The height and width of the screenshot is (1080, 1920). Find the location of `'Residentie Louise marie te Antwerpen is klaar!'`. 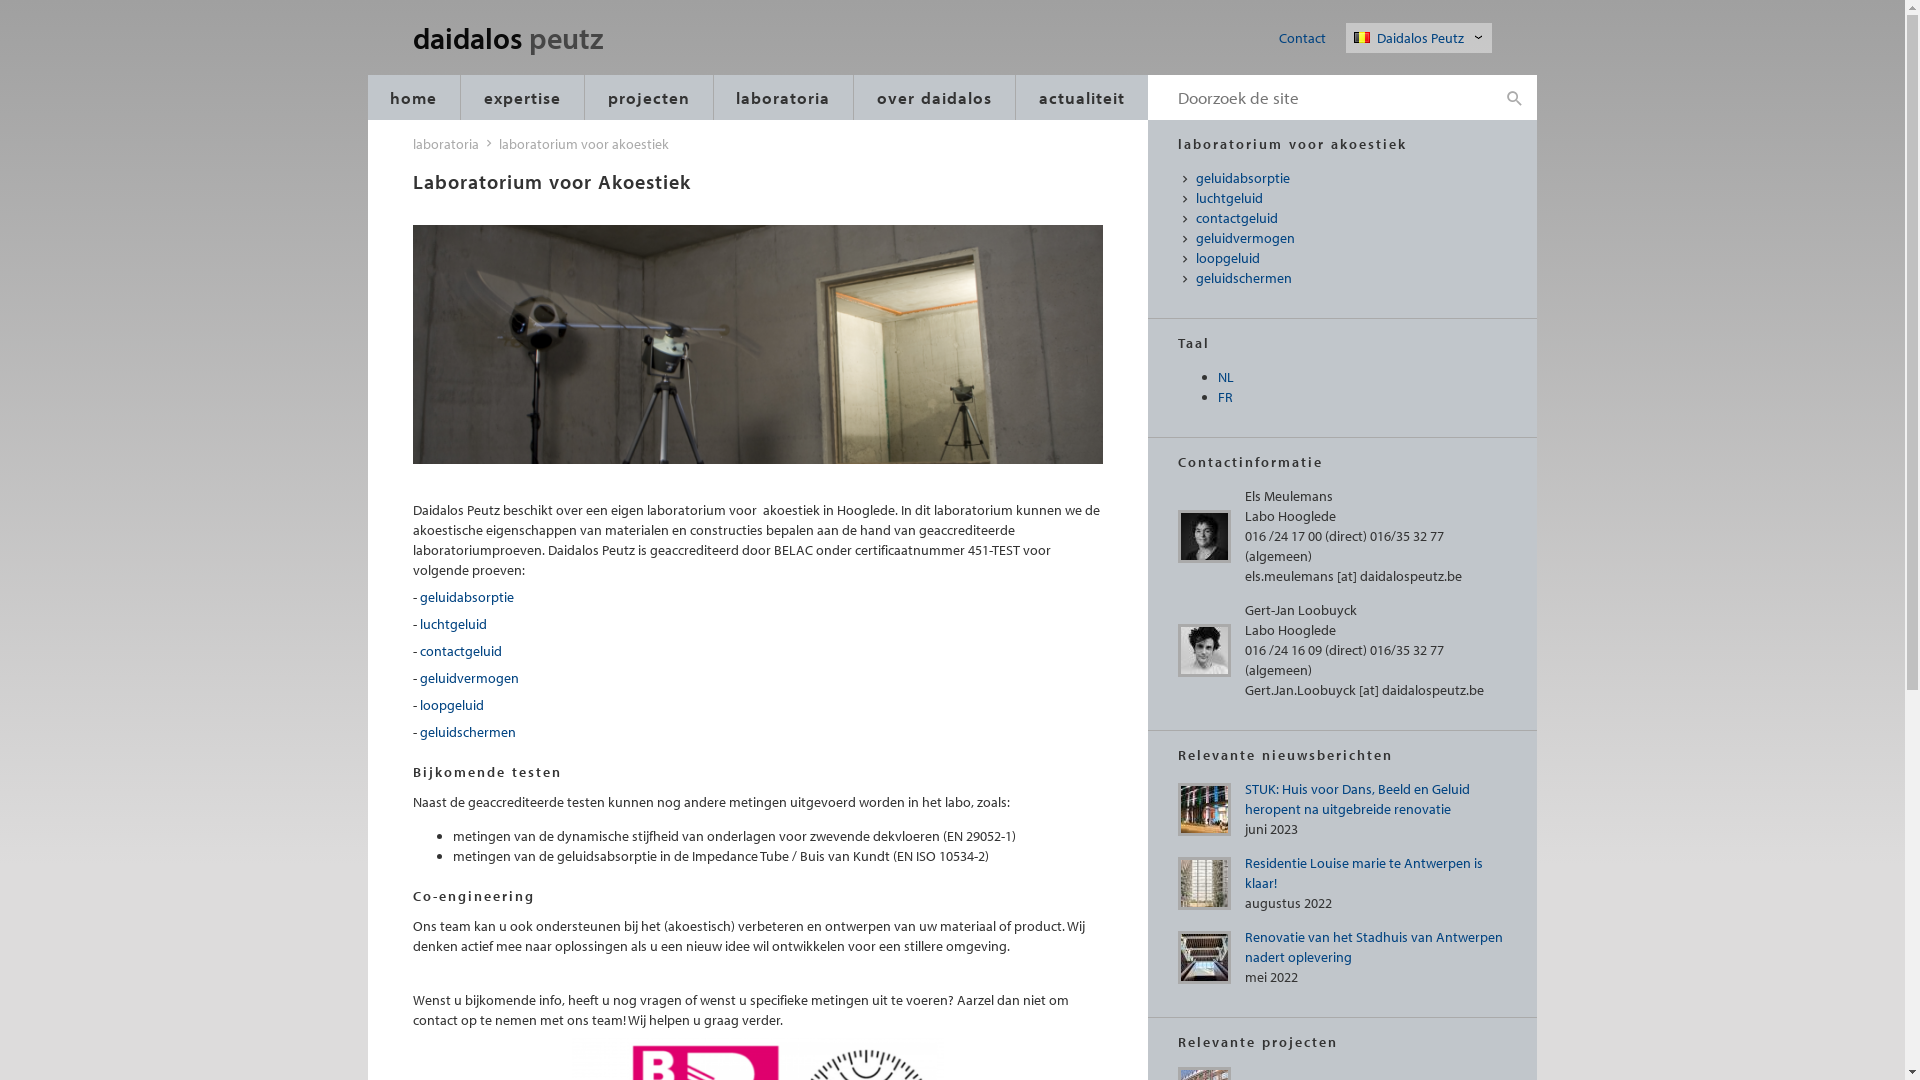

'Residentie Louise marie te Antwerpen is klaar!' is located at coordinates (1362, 871).